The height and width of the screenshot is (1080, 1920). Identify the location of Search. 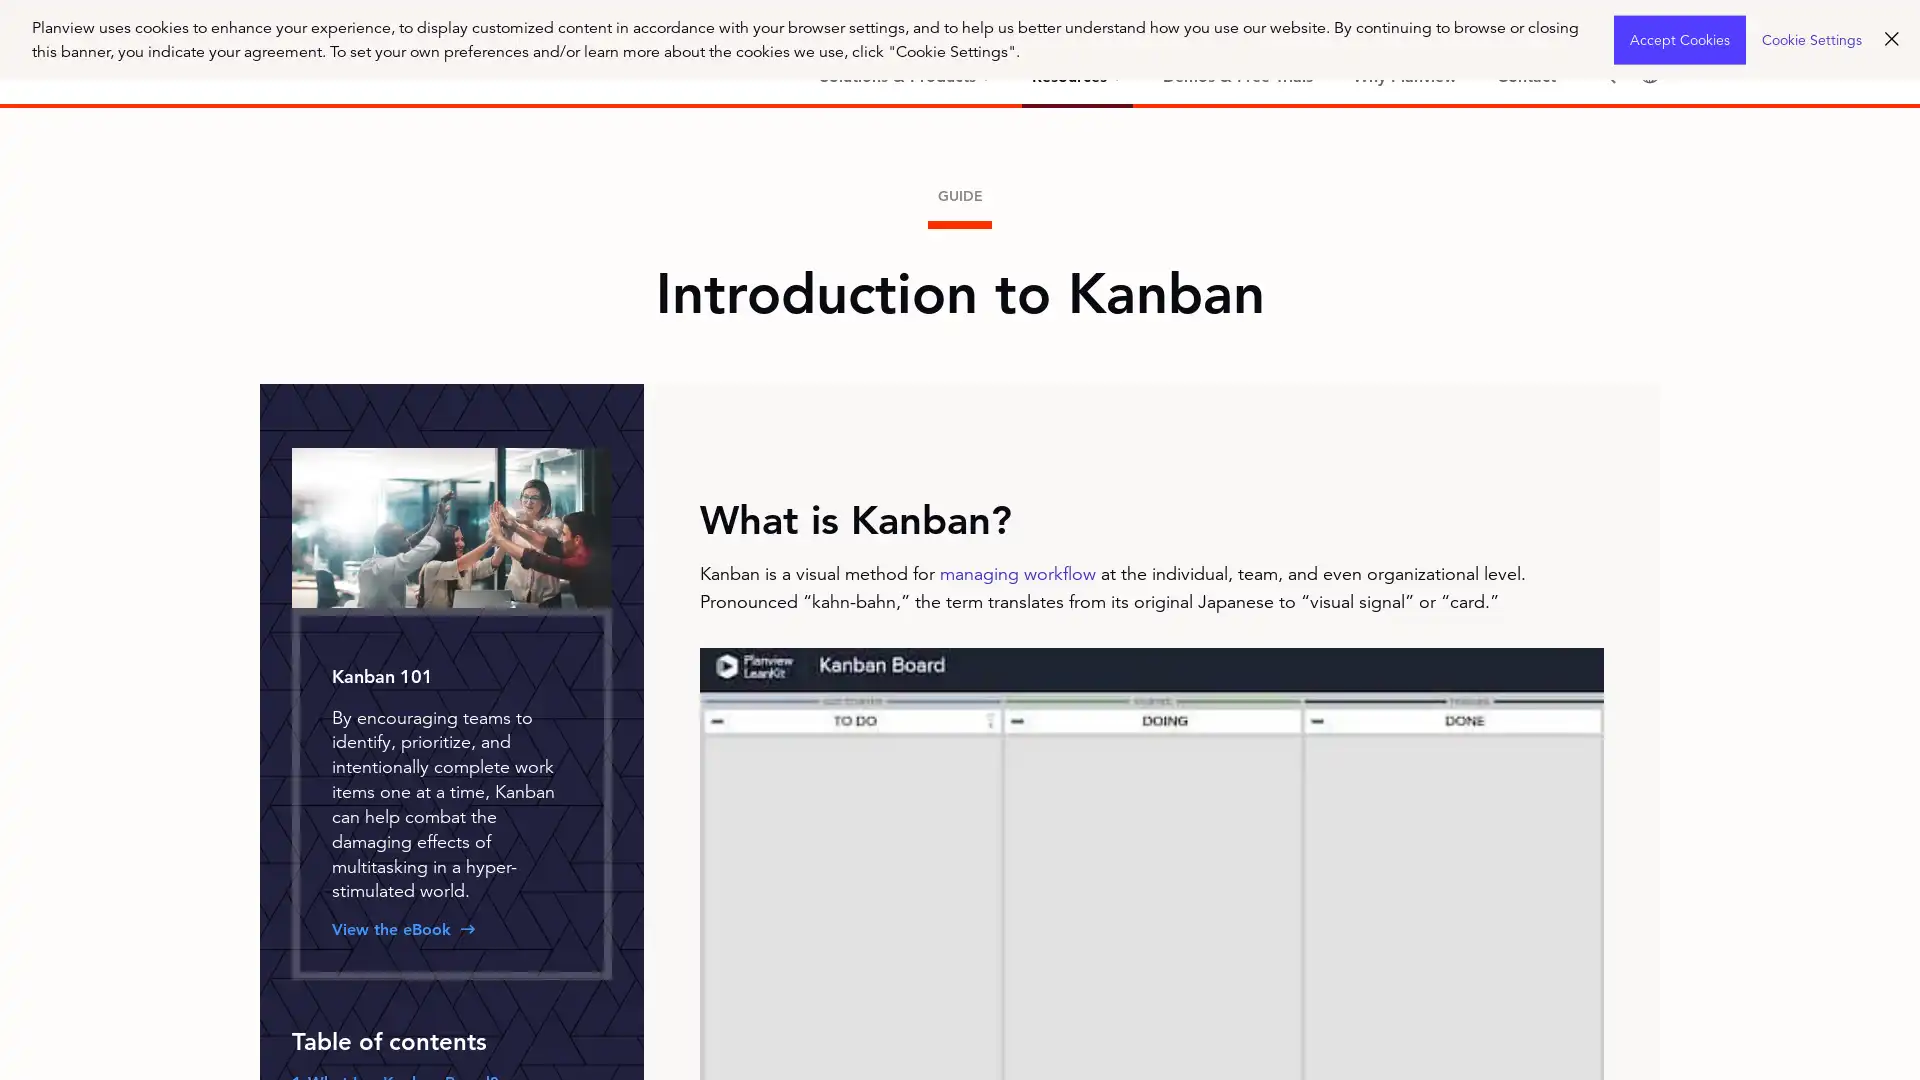
(1576, 133).